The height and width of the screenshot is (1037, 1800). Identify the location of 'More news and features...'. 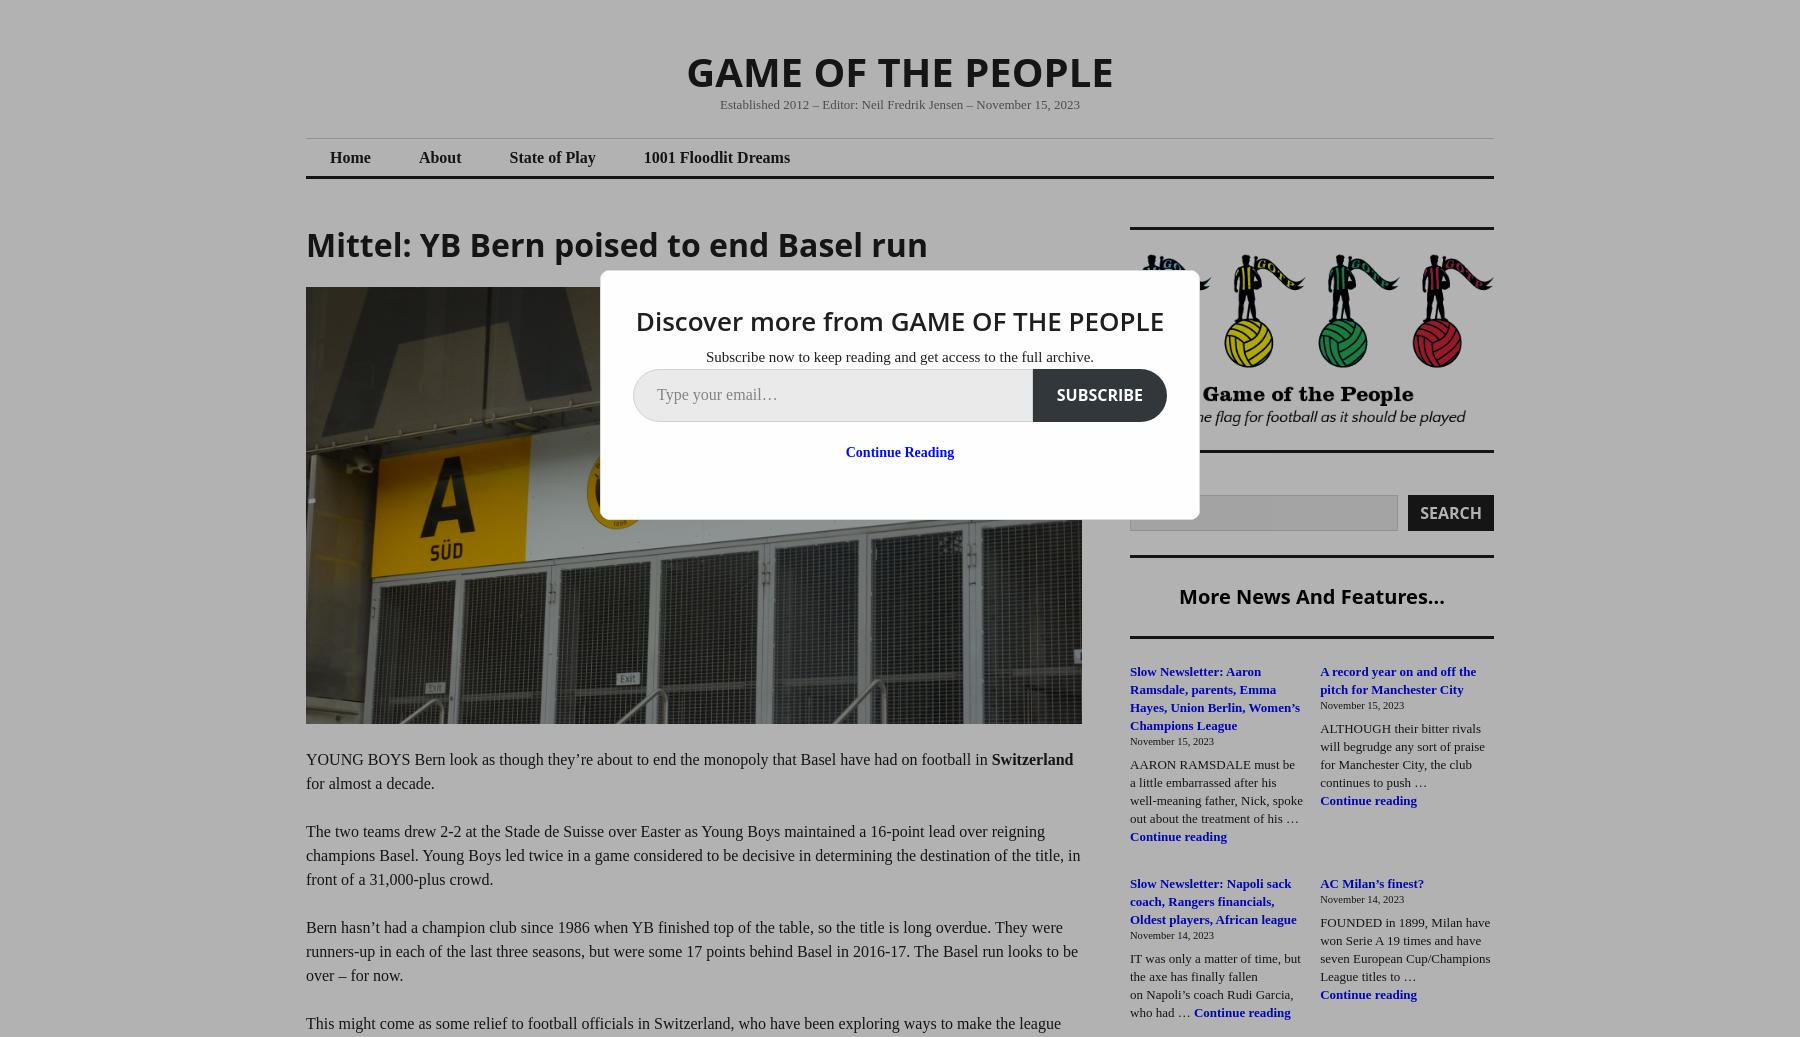
(1311, 595).